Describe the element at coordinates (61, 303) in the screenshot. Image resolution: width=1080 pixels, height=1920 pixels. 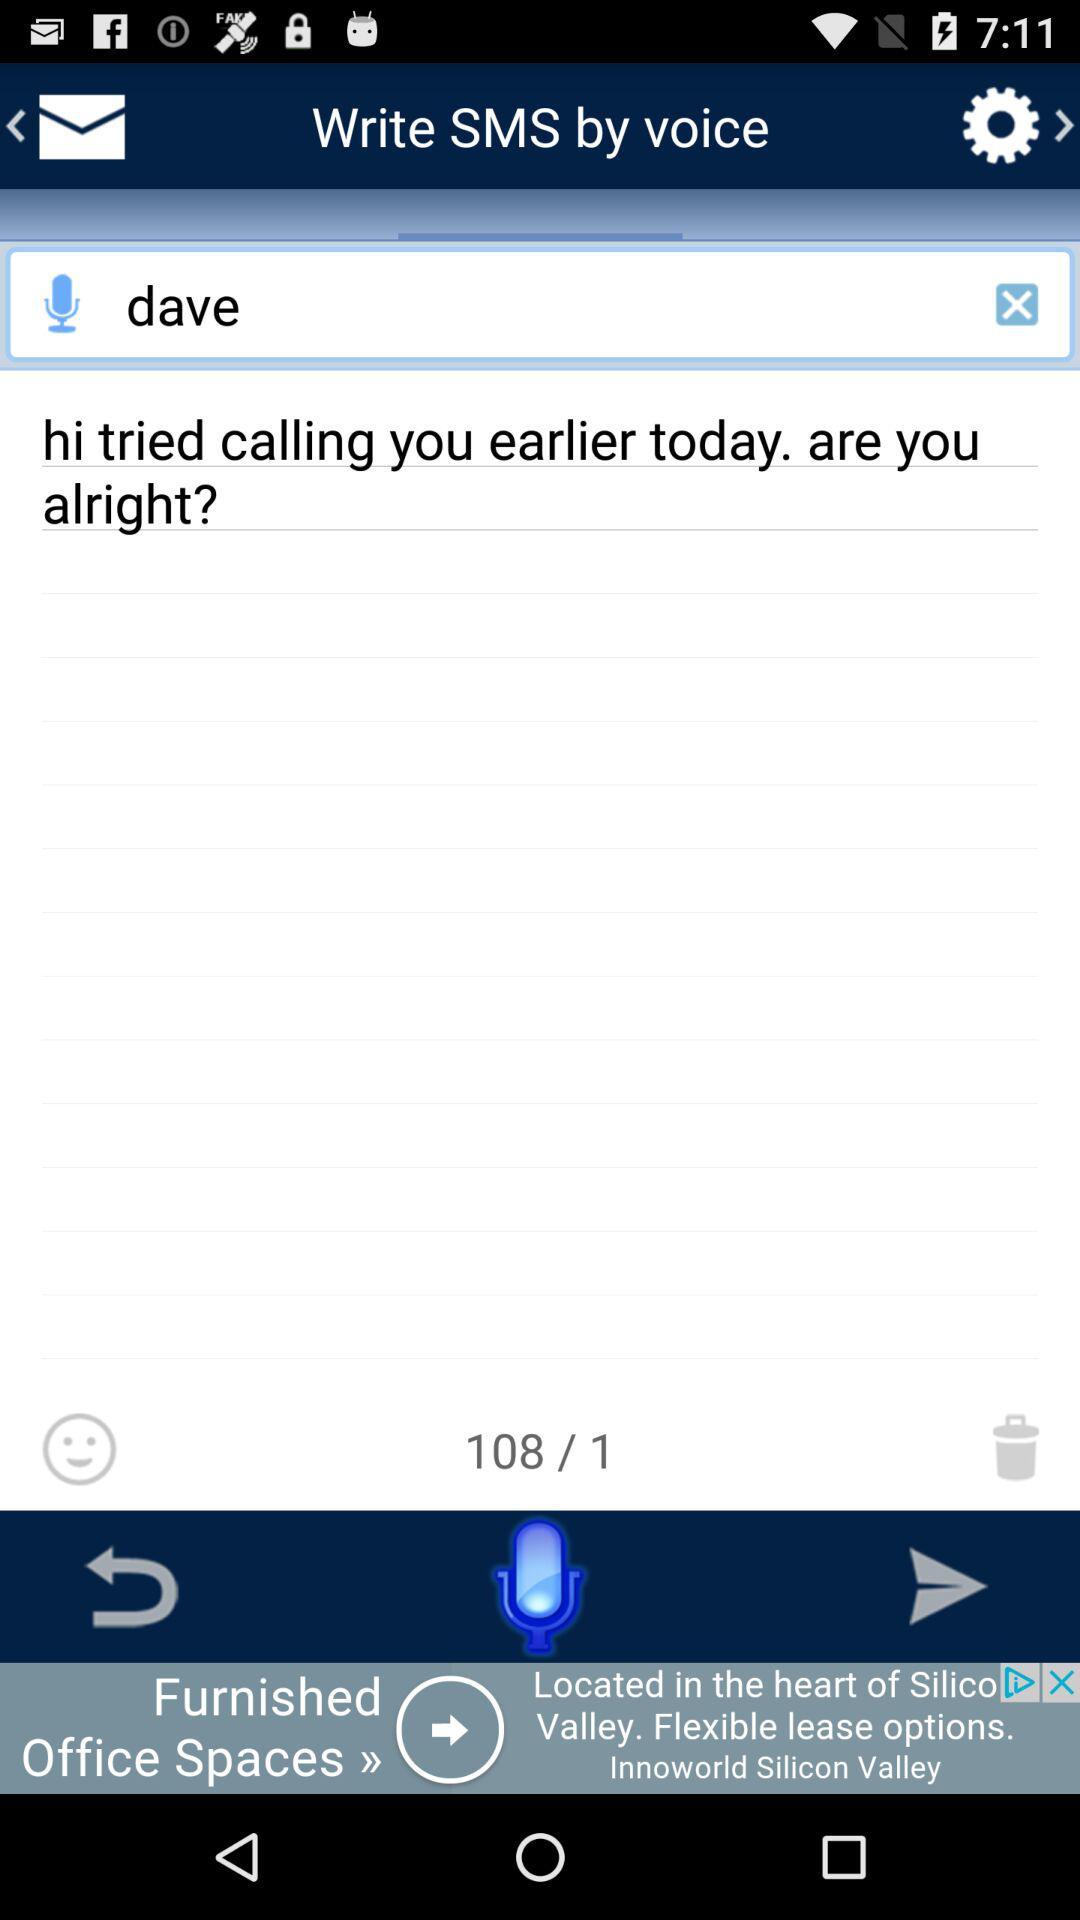
I see `record audio` at that location.